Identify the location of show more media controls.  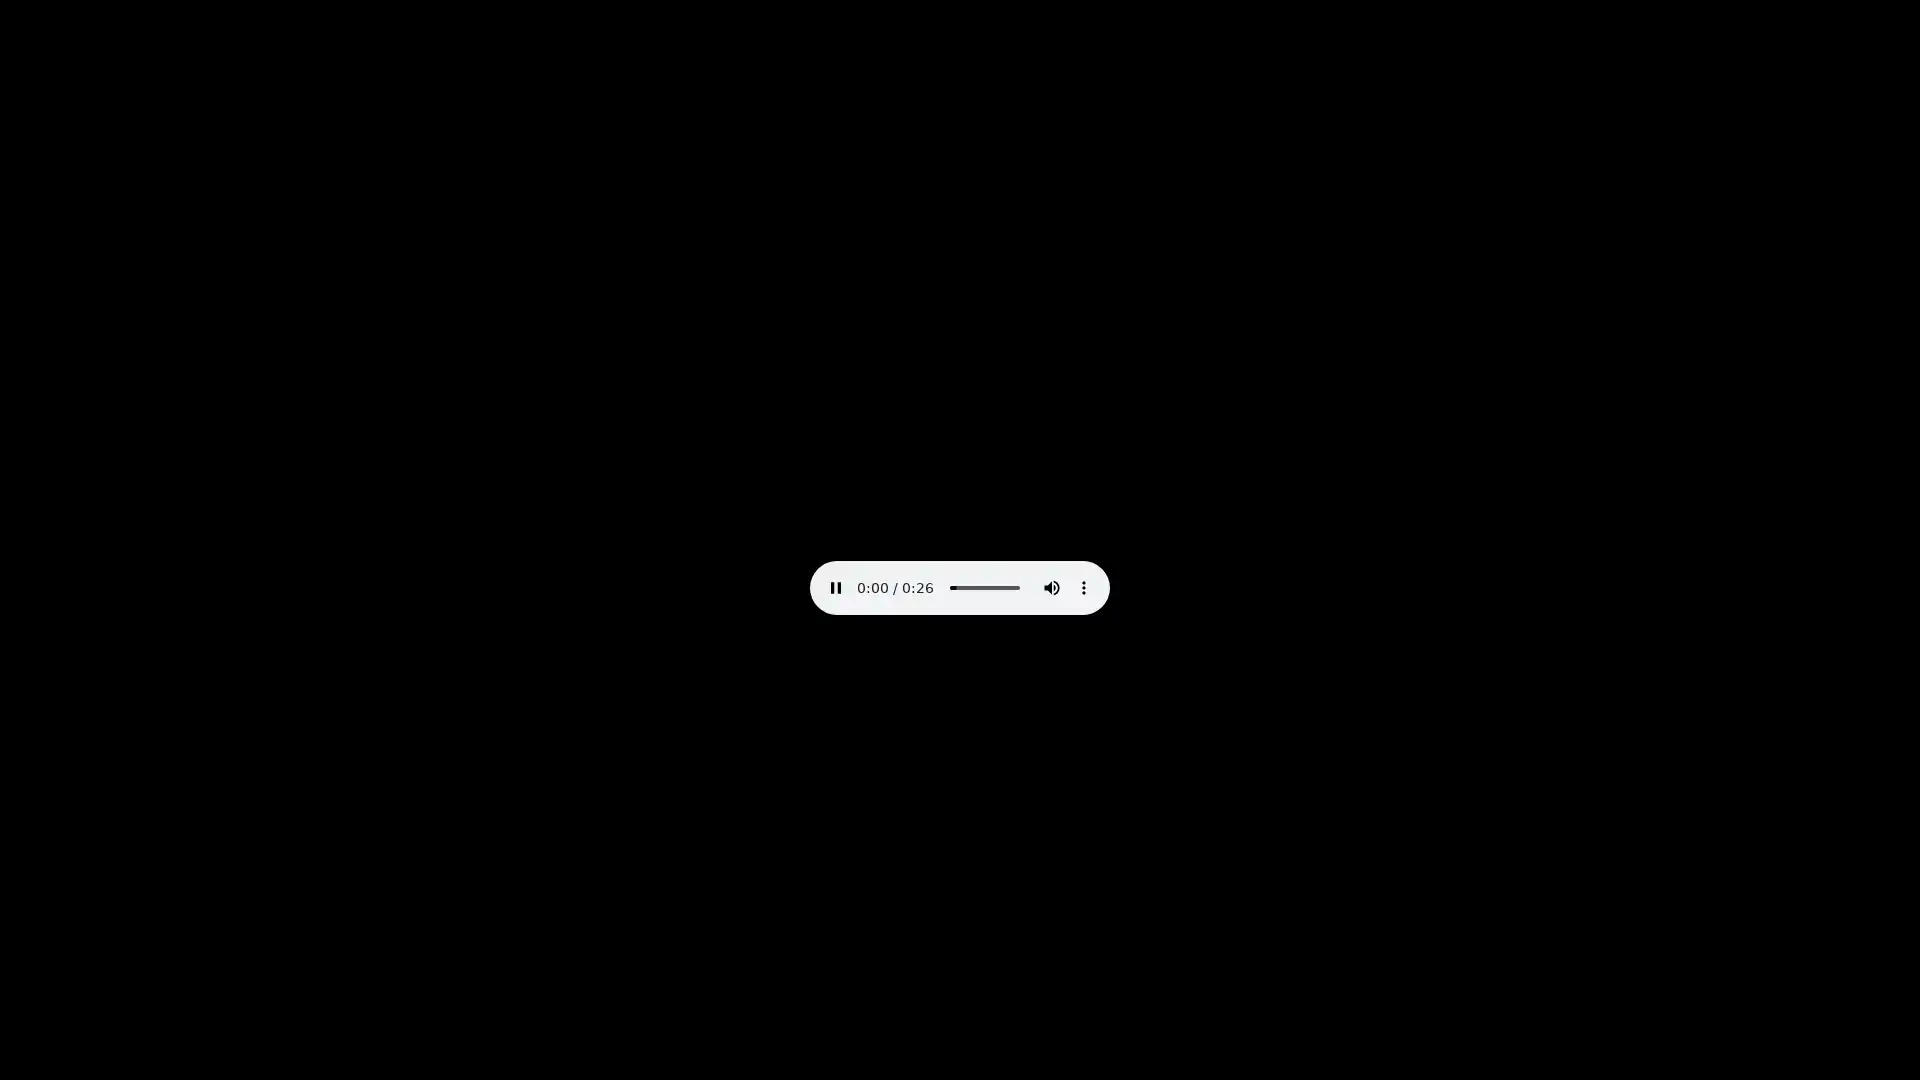
(1083, 586).